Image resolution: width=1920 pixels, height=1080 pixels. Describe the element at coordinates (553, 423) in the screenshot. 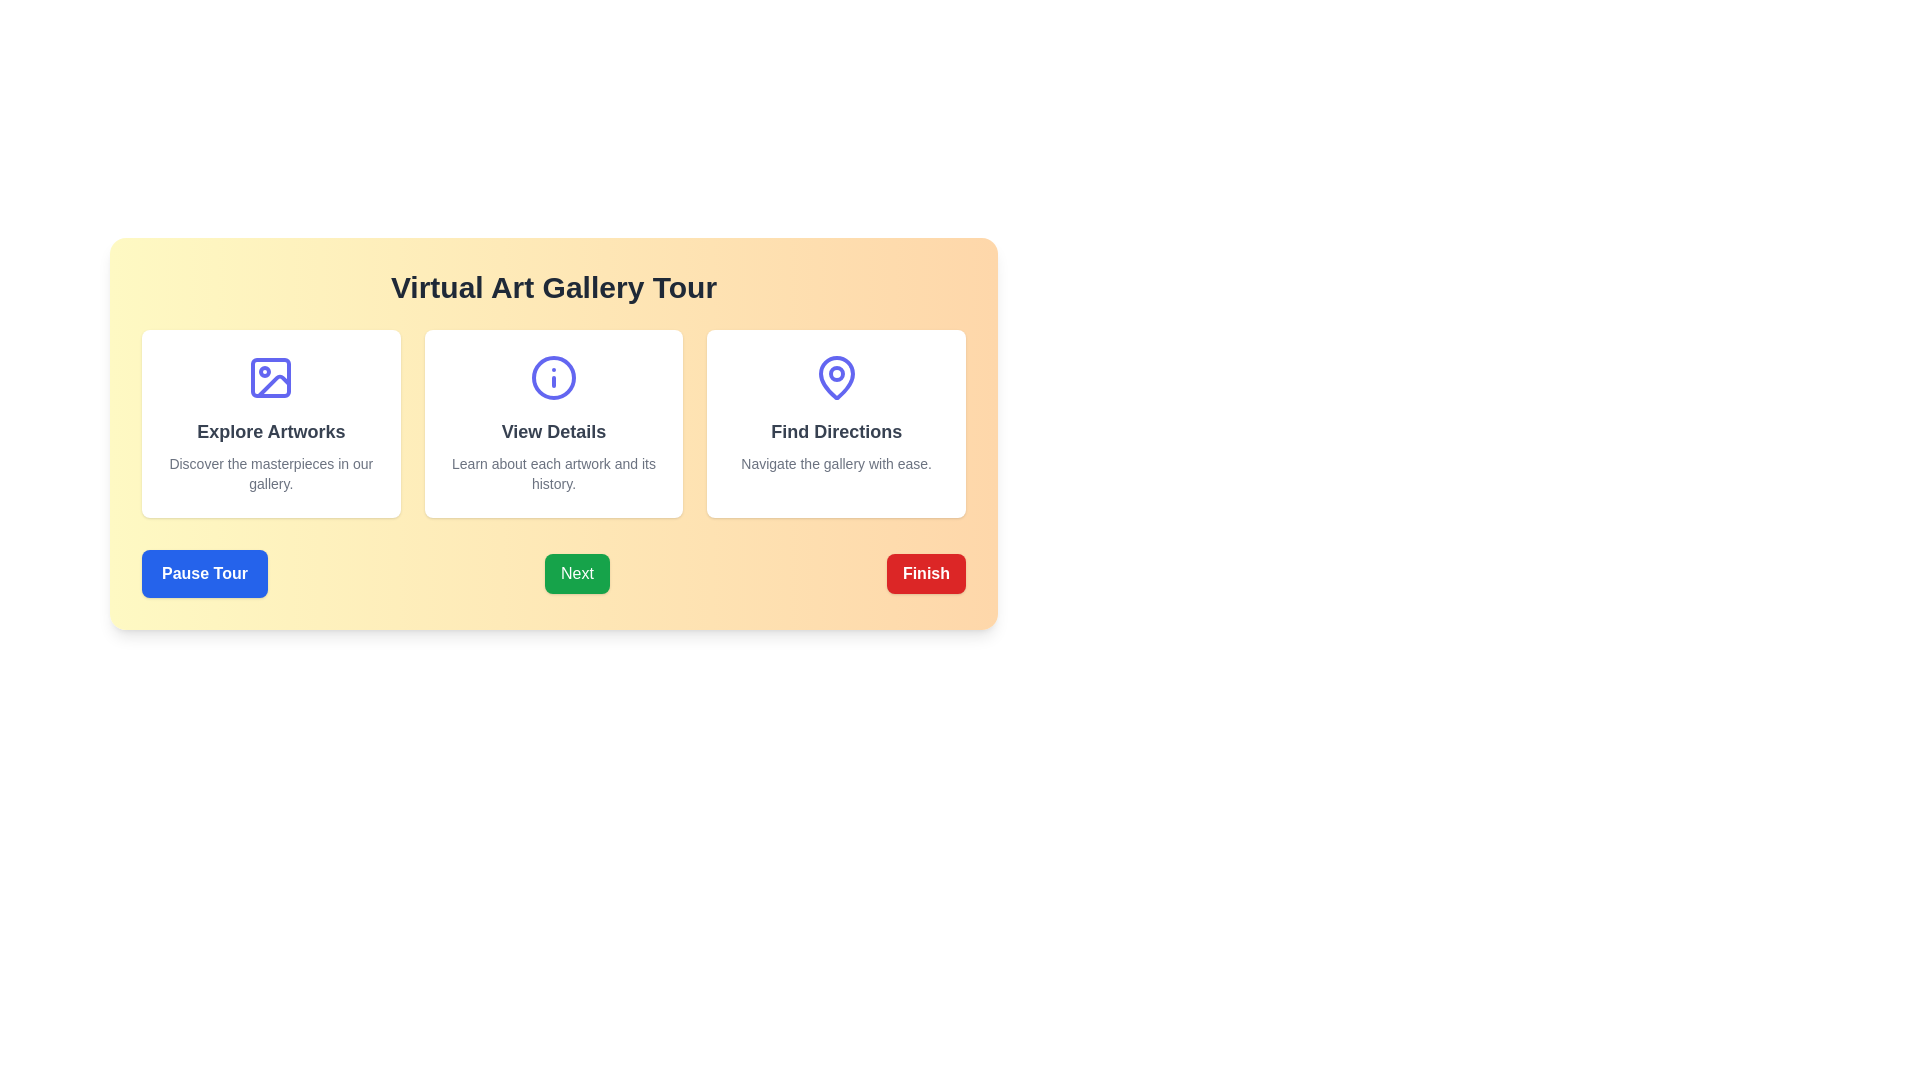

I see `any part of the grid layout containing three cards, which is located above the interactive buttons in the 'Virtual Art Gallery Tour' section` at that location.